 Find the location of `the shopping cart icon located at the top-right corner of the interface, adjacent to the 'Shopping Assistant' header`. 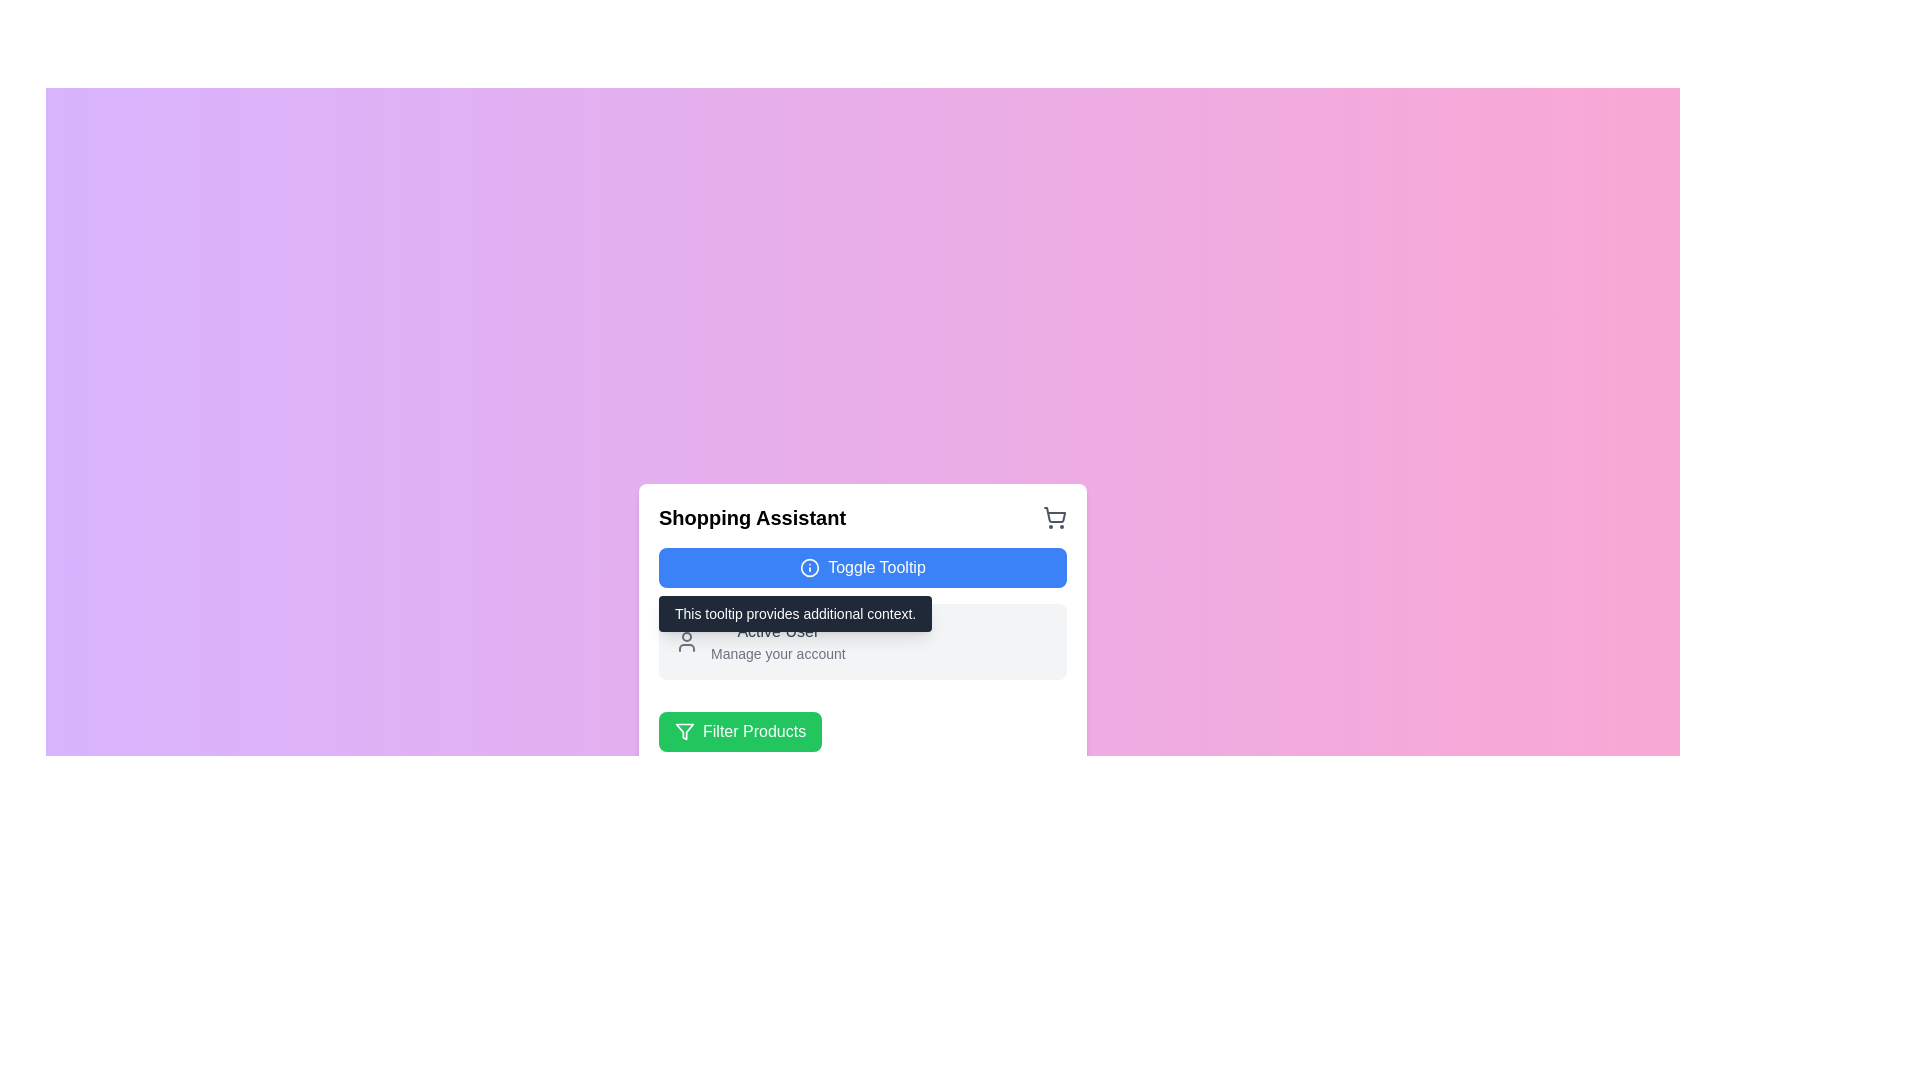

the shopping cart icon located at the top-right corner of the interface, adjacent to the 'Shopping Assistant' header is located at coordinates (1054, 514).